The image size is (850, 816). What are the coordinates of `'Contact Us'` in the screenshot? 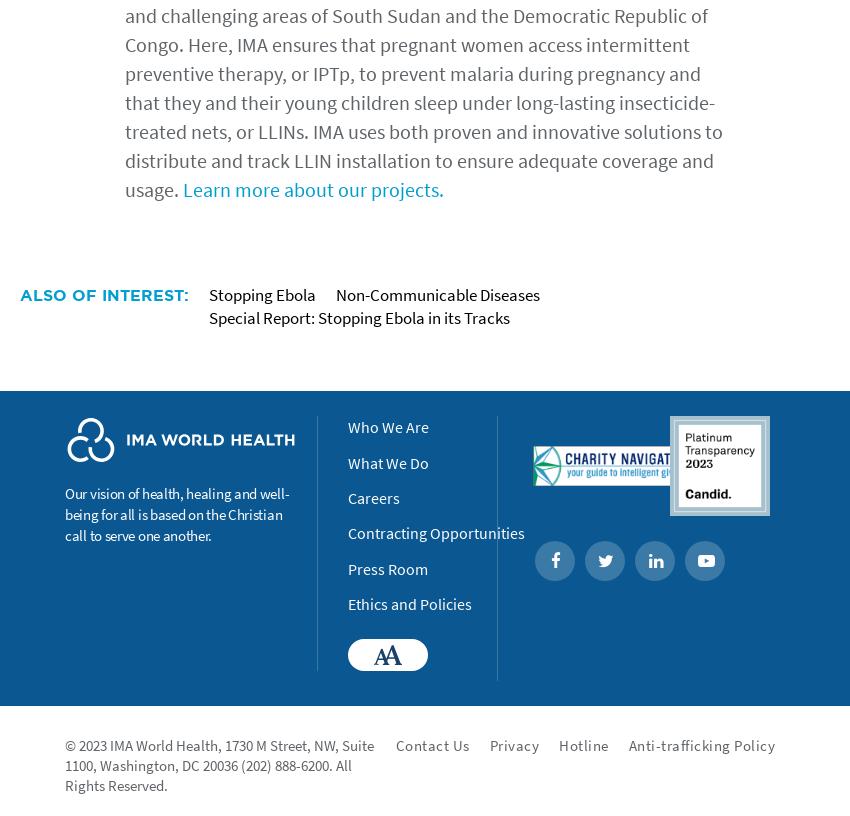 It's located at (430, 744).